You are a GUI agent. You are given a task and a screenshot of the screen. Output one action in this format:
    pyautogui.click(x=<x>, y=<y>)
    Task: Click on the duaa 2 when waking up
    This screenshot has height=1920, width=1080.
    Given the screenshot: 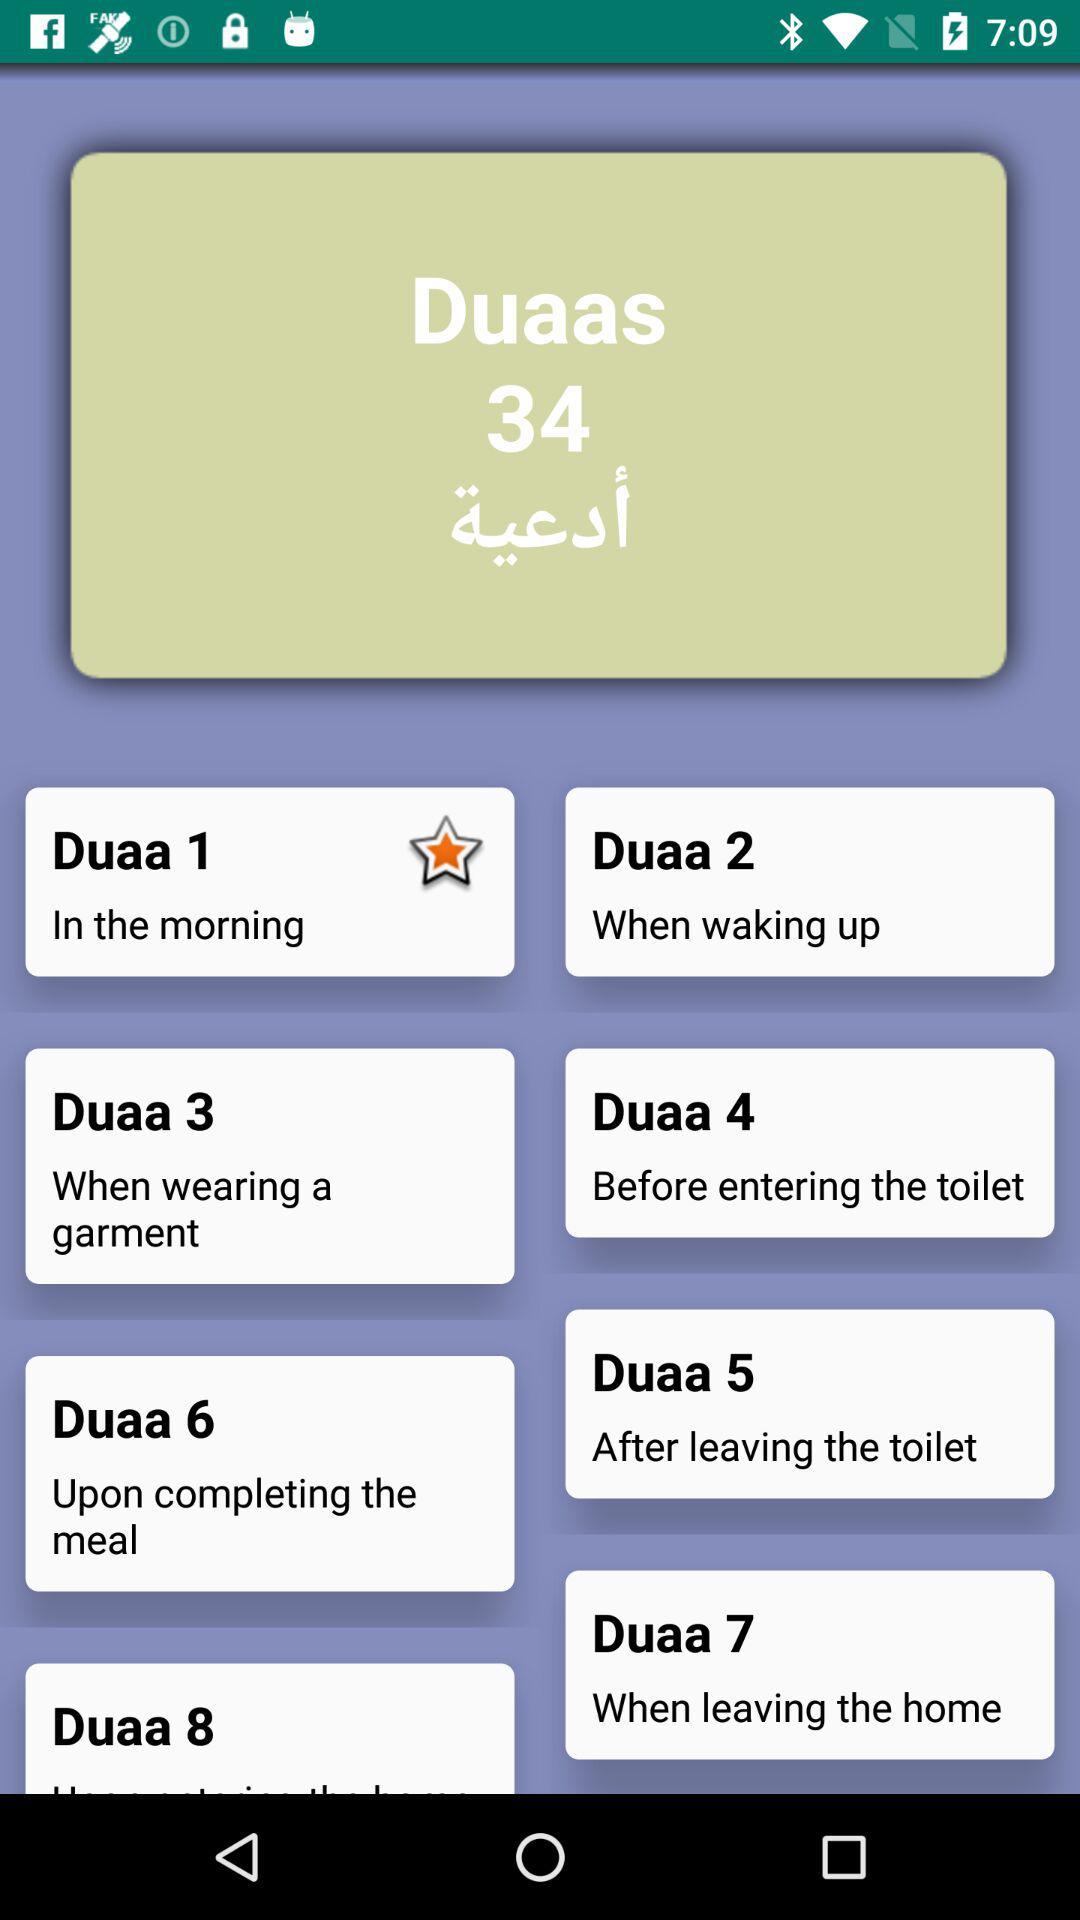 What is the action you would take?
    pyautogui.click(x=810, y=881)
    